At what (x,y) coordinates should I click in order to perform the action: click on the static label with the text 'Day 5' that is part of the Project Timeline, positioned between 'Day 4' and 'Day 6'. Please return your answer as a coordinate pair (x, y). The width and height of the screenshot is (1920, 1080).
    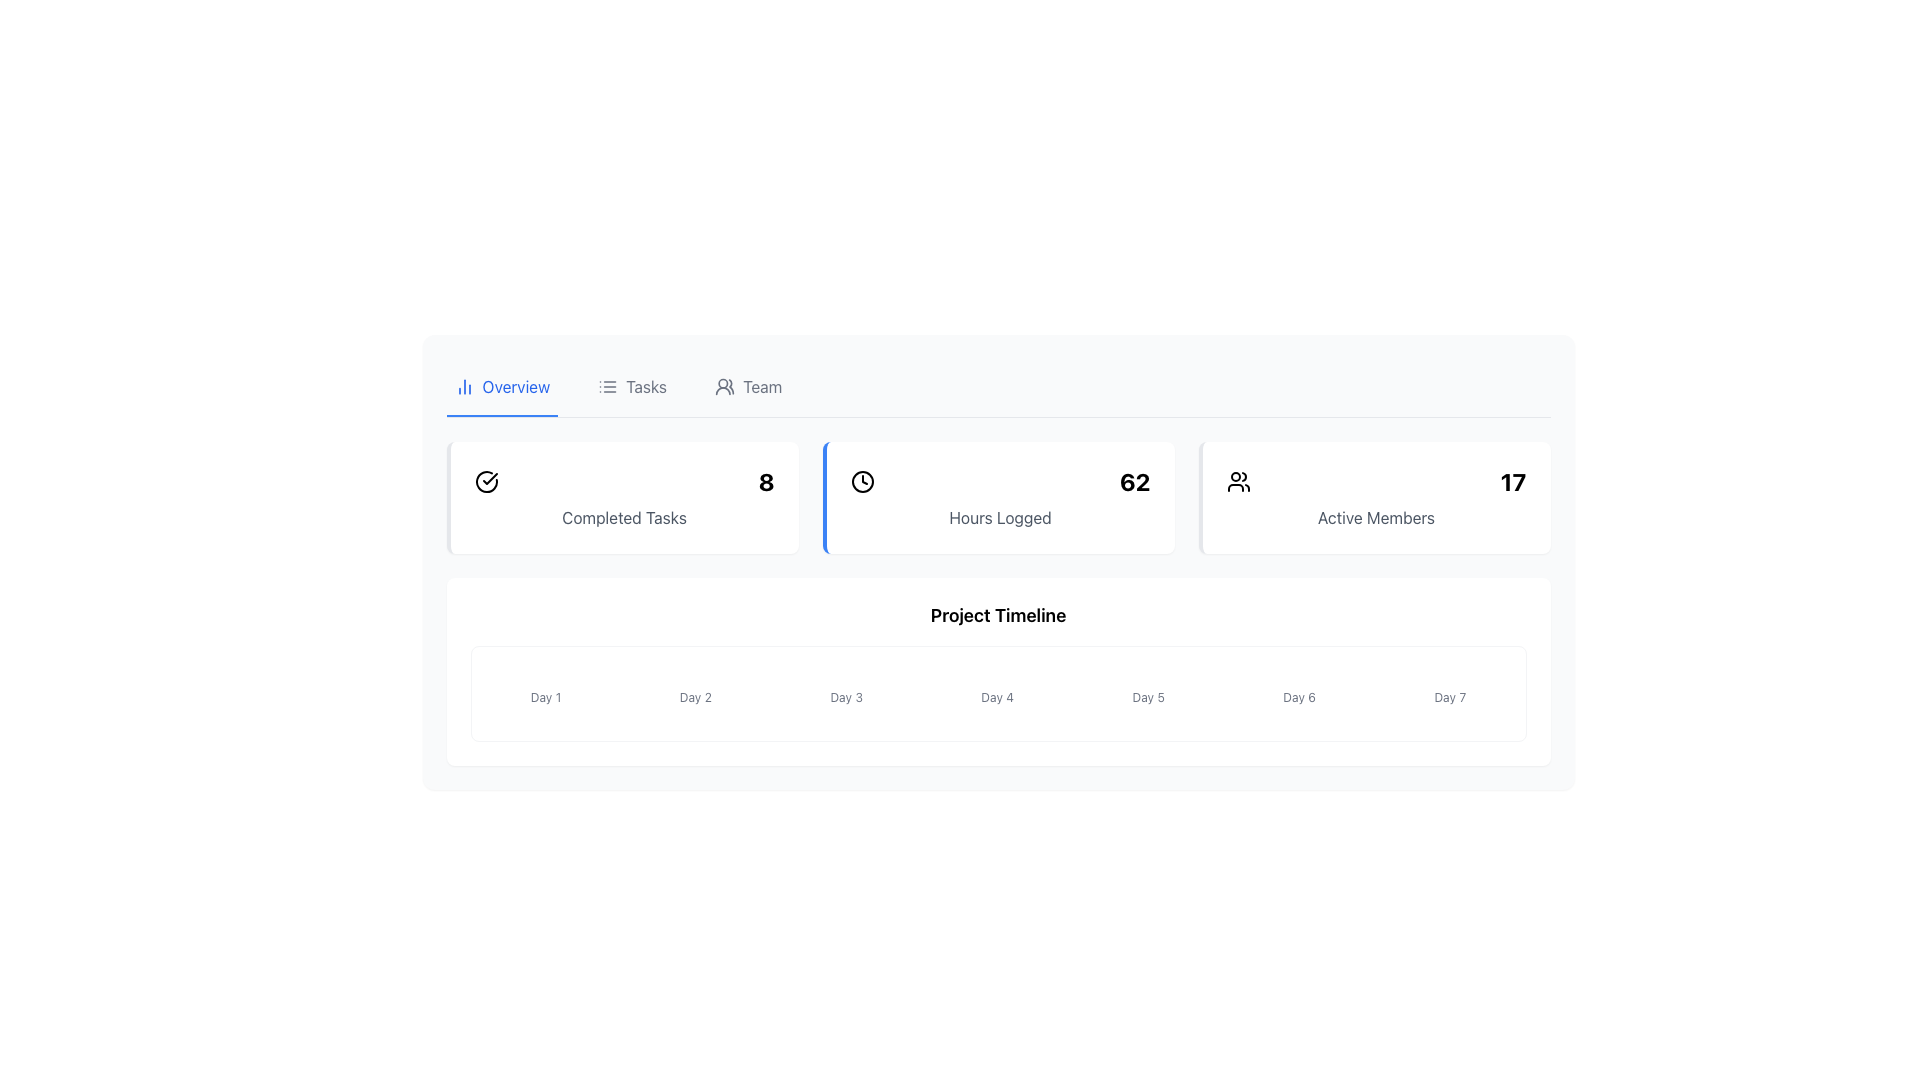
    Looking at the image, I should click on (1148, 693).